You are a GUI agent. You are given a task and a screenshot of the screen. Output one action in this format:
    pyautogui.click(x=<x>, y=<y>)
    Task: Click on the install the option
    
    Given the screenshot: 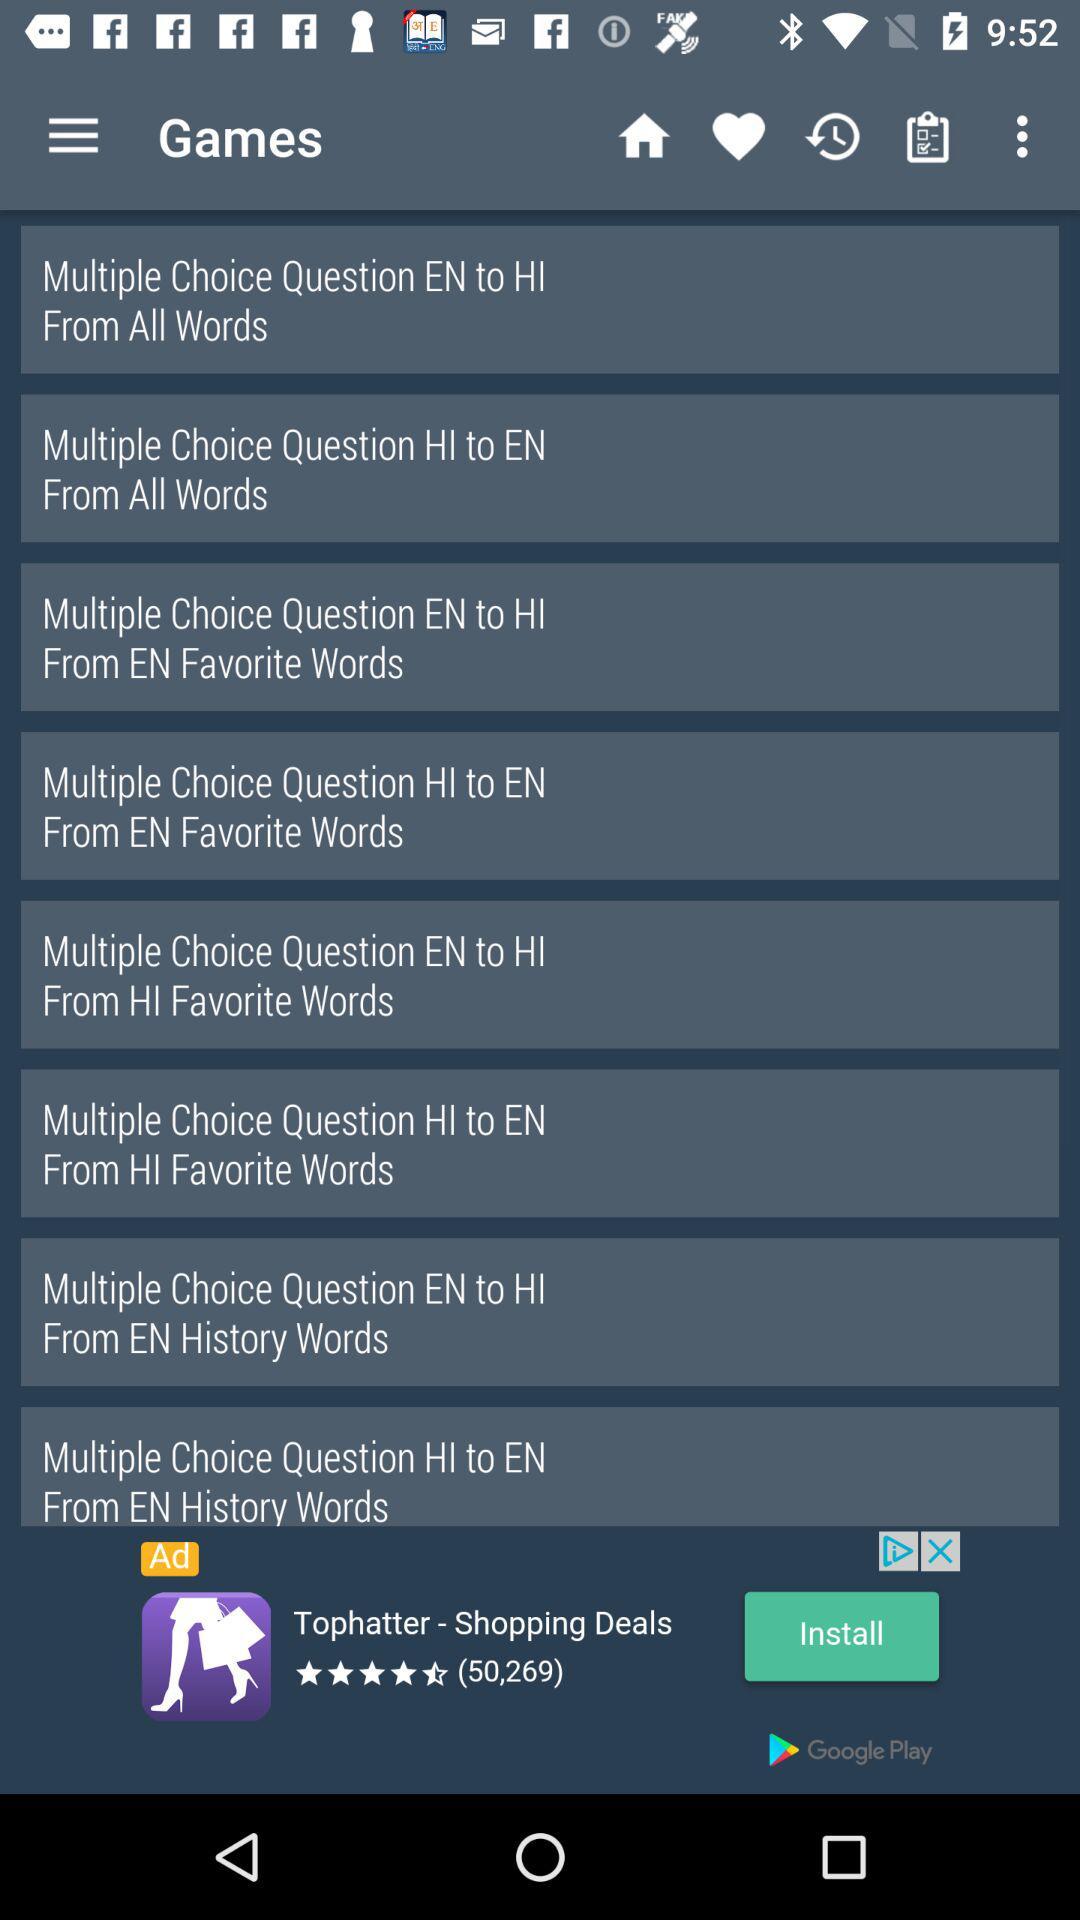 What is the action you would take?
    pyautogui.click(x=540, y=1662)
    